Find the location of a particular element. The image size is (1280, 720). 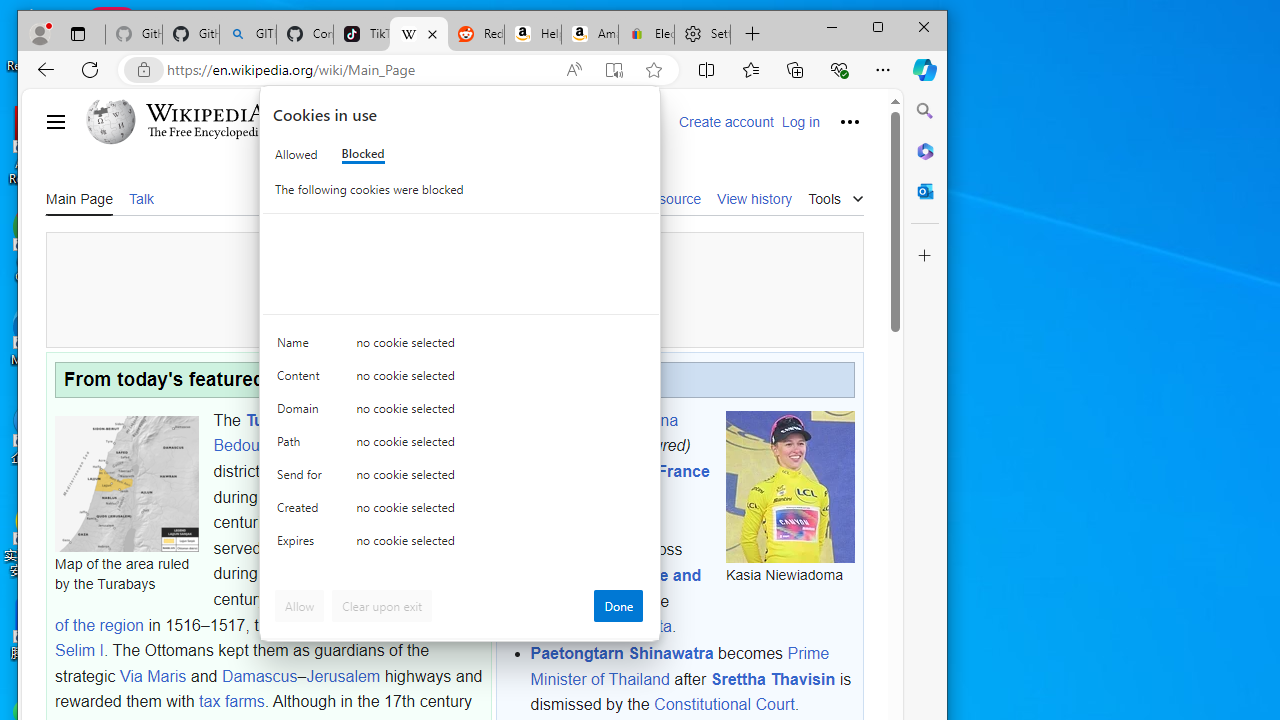

'Clear upon exit' is located at coordinates (382, 604).